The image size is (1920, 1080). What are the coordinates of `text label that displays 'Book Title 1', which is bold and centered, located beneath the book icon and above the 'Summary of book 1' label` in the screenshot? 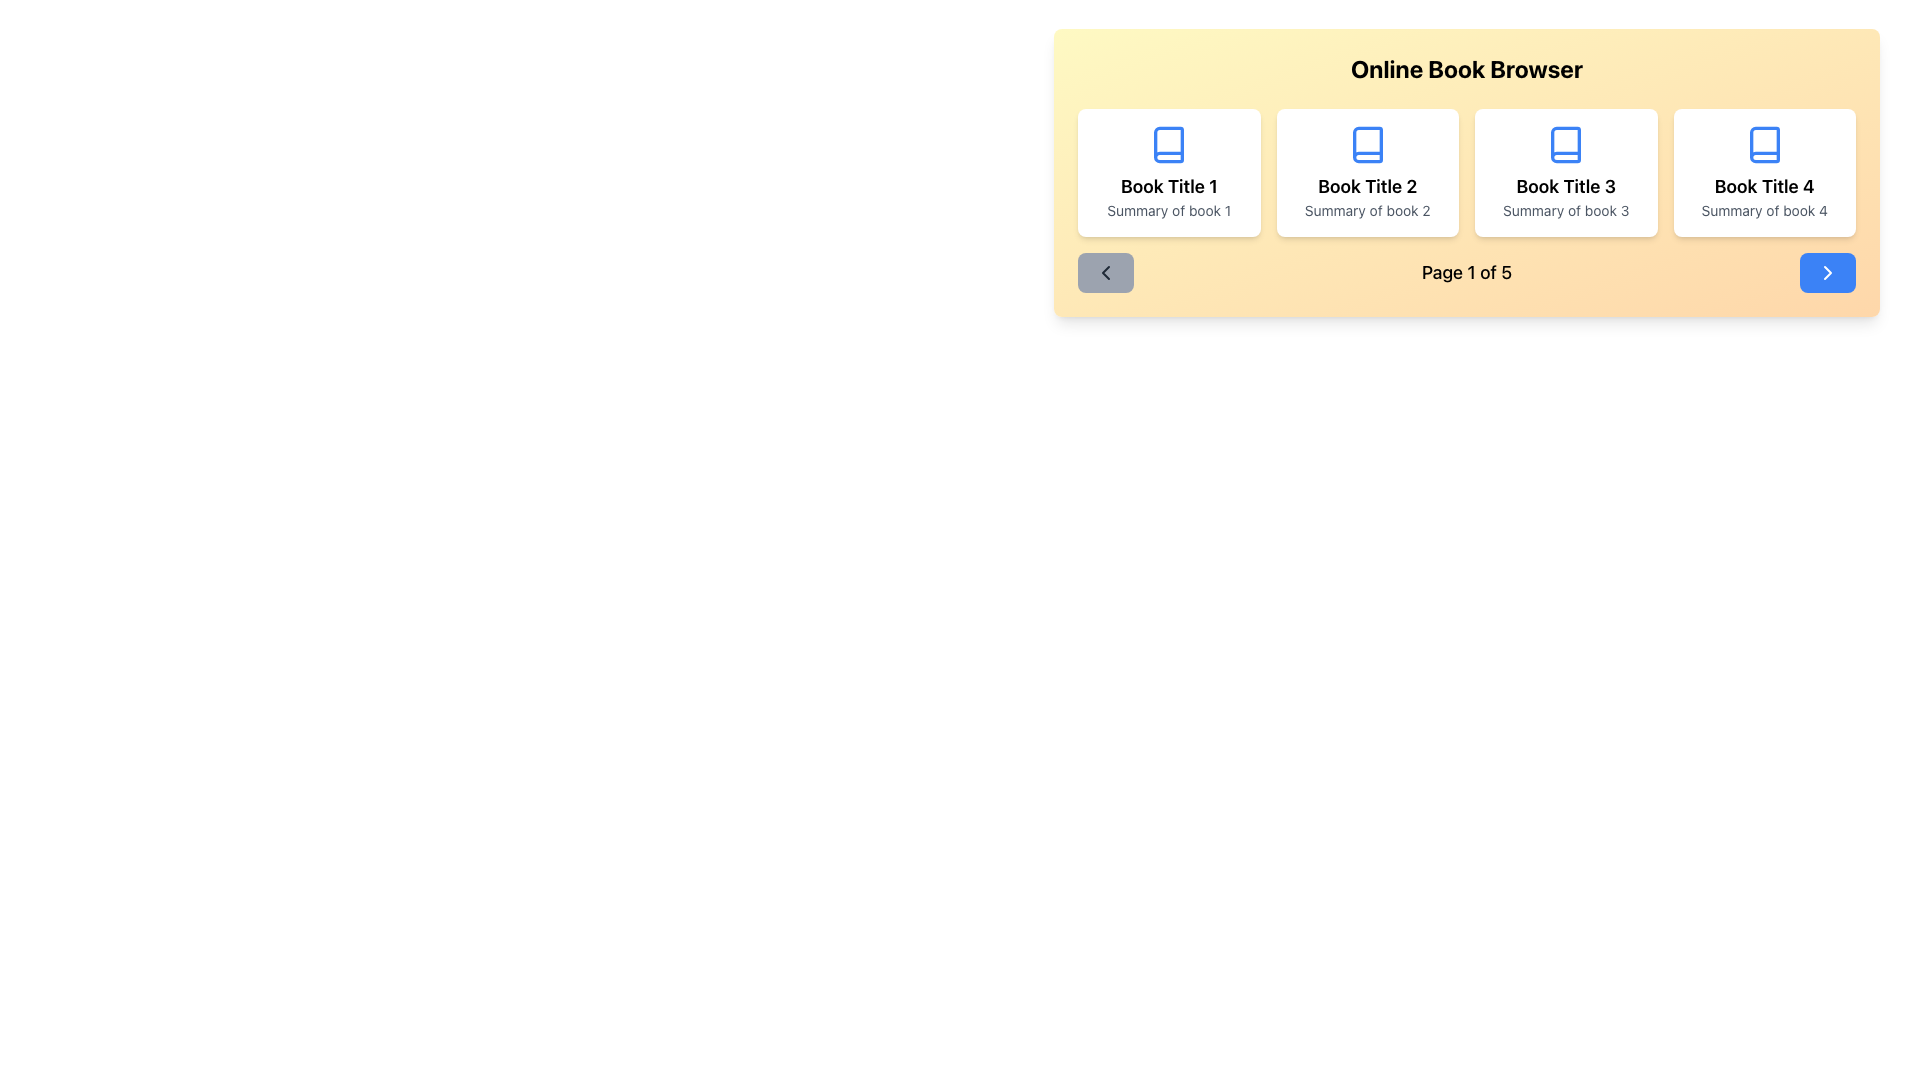 It's located at (1169, 186).